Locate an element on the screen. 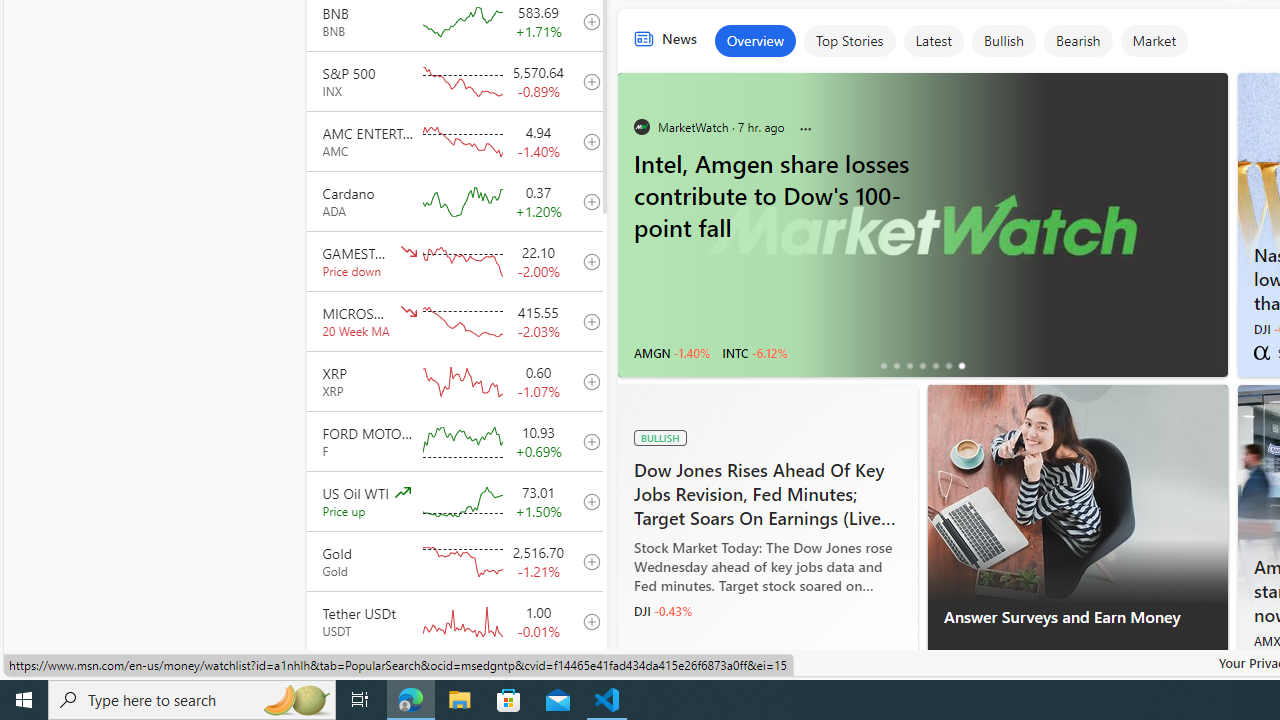  'INTC -6.12%' is located at coordinates (753, 351).